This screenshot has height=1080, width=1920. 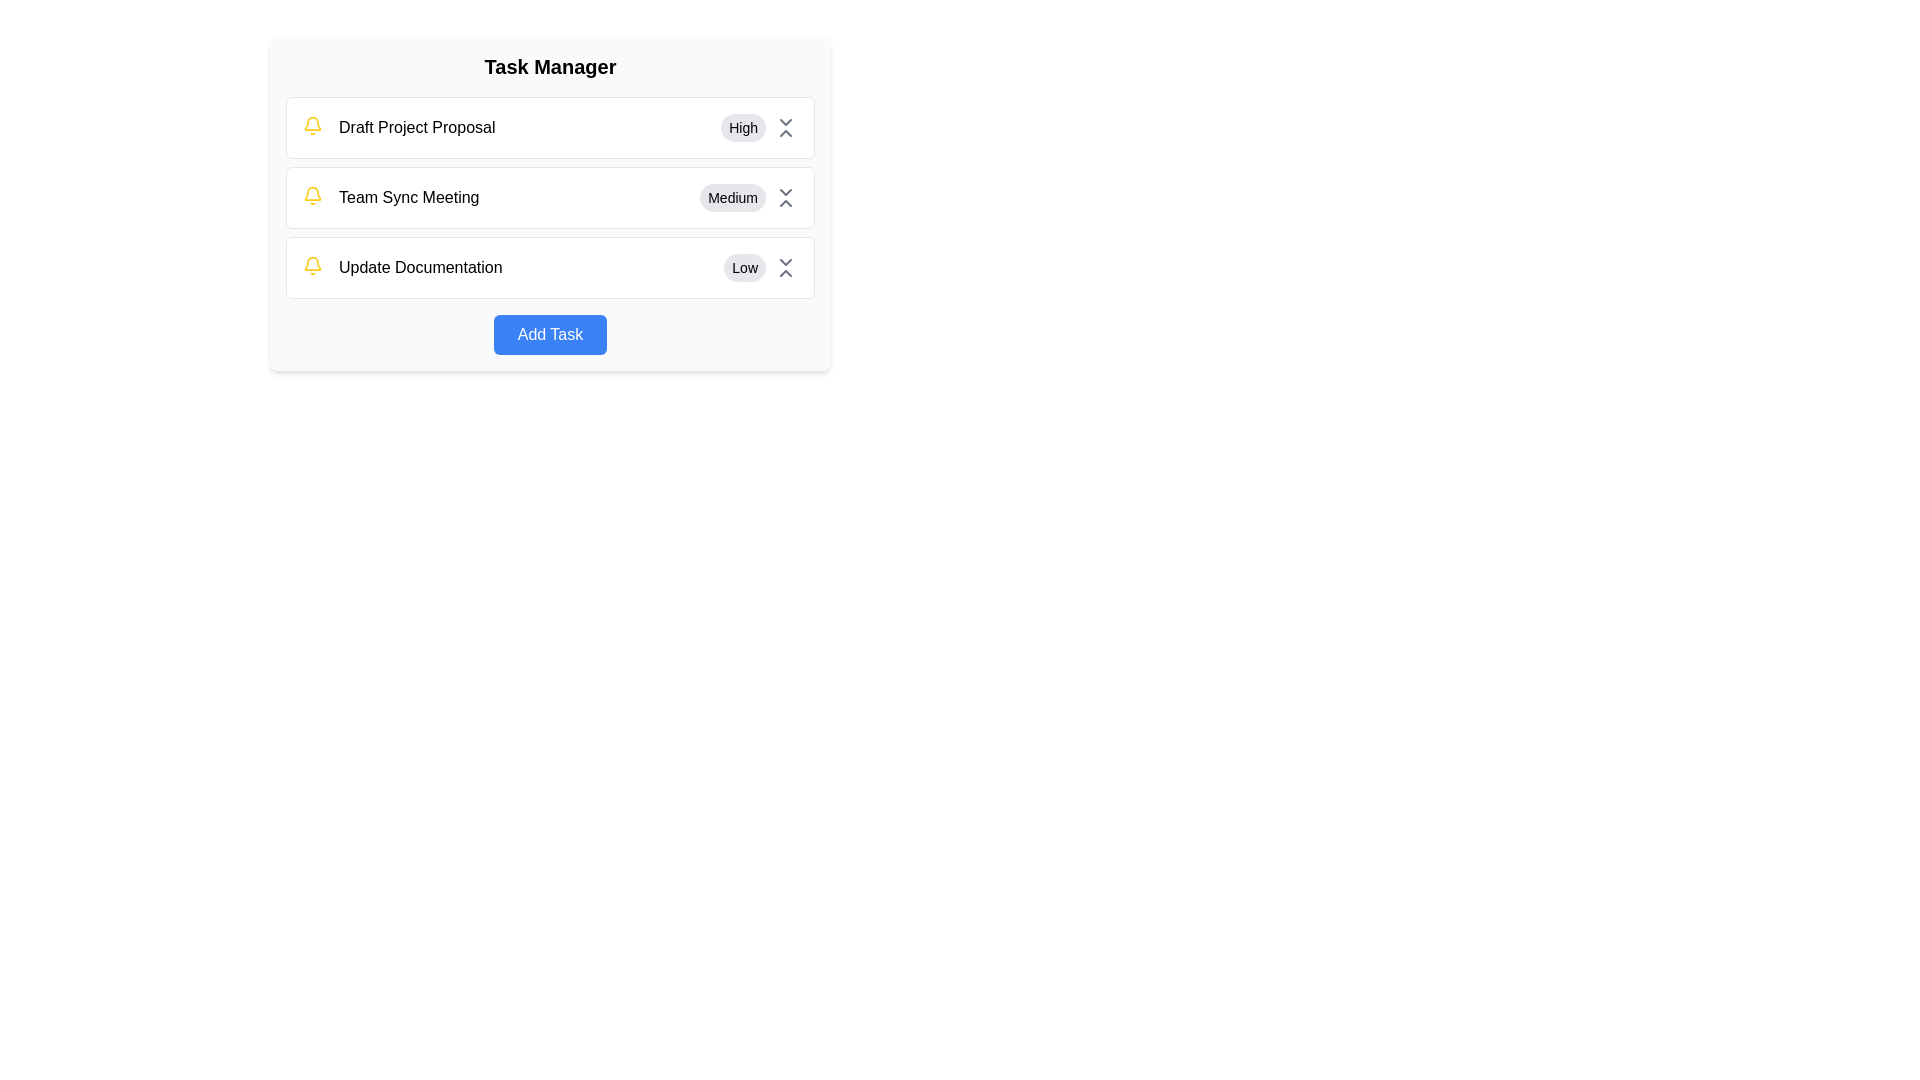 I want to click on the text label displaying 'Draft Project Proposal', so click(x=398, y=127).